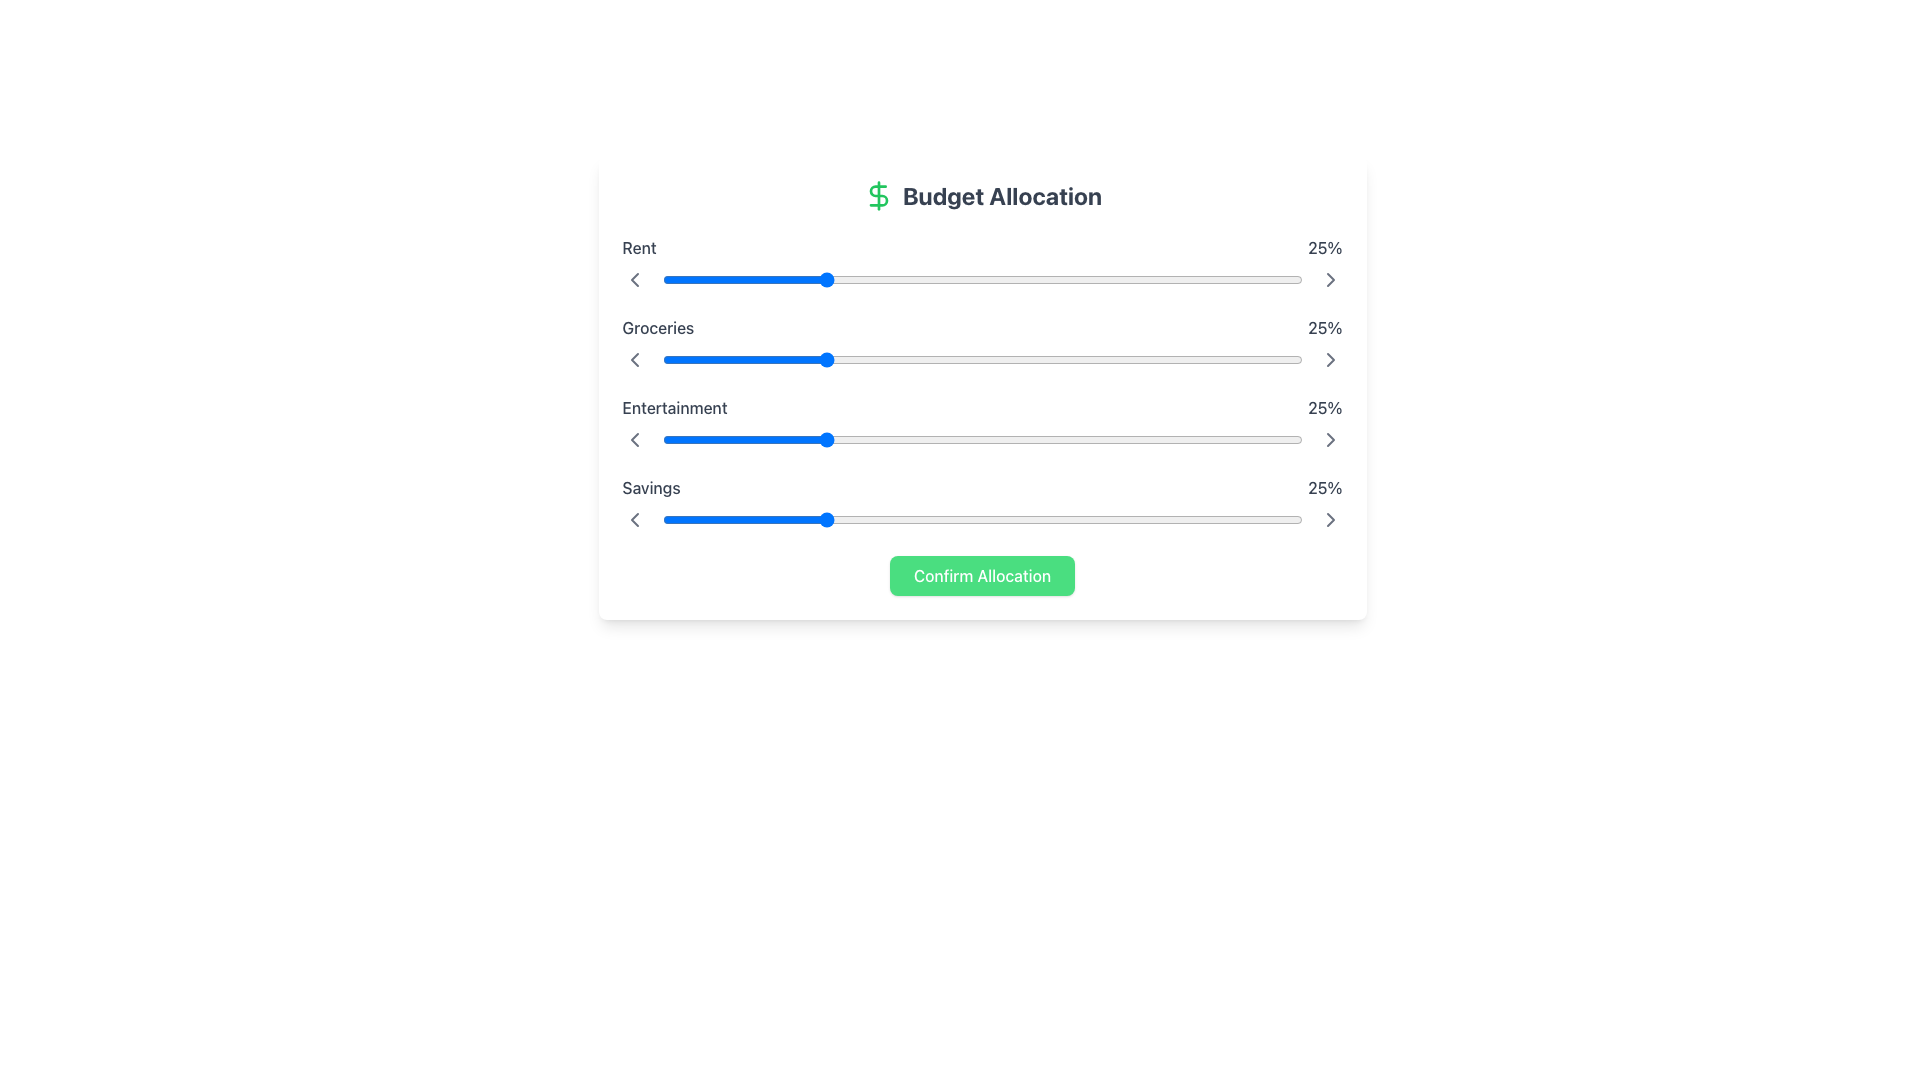  What do you see at coordinates (976, 358) in the screenshot?
I see `the slider value` at bounding box center [976, 358].